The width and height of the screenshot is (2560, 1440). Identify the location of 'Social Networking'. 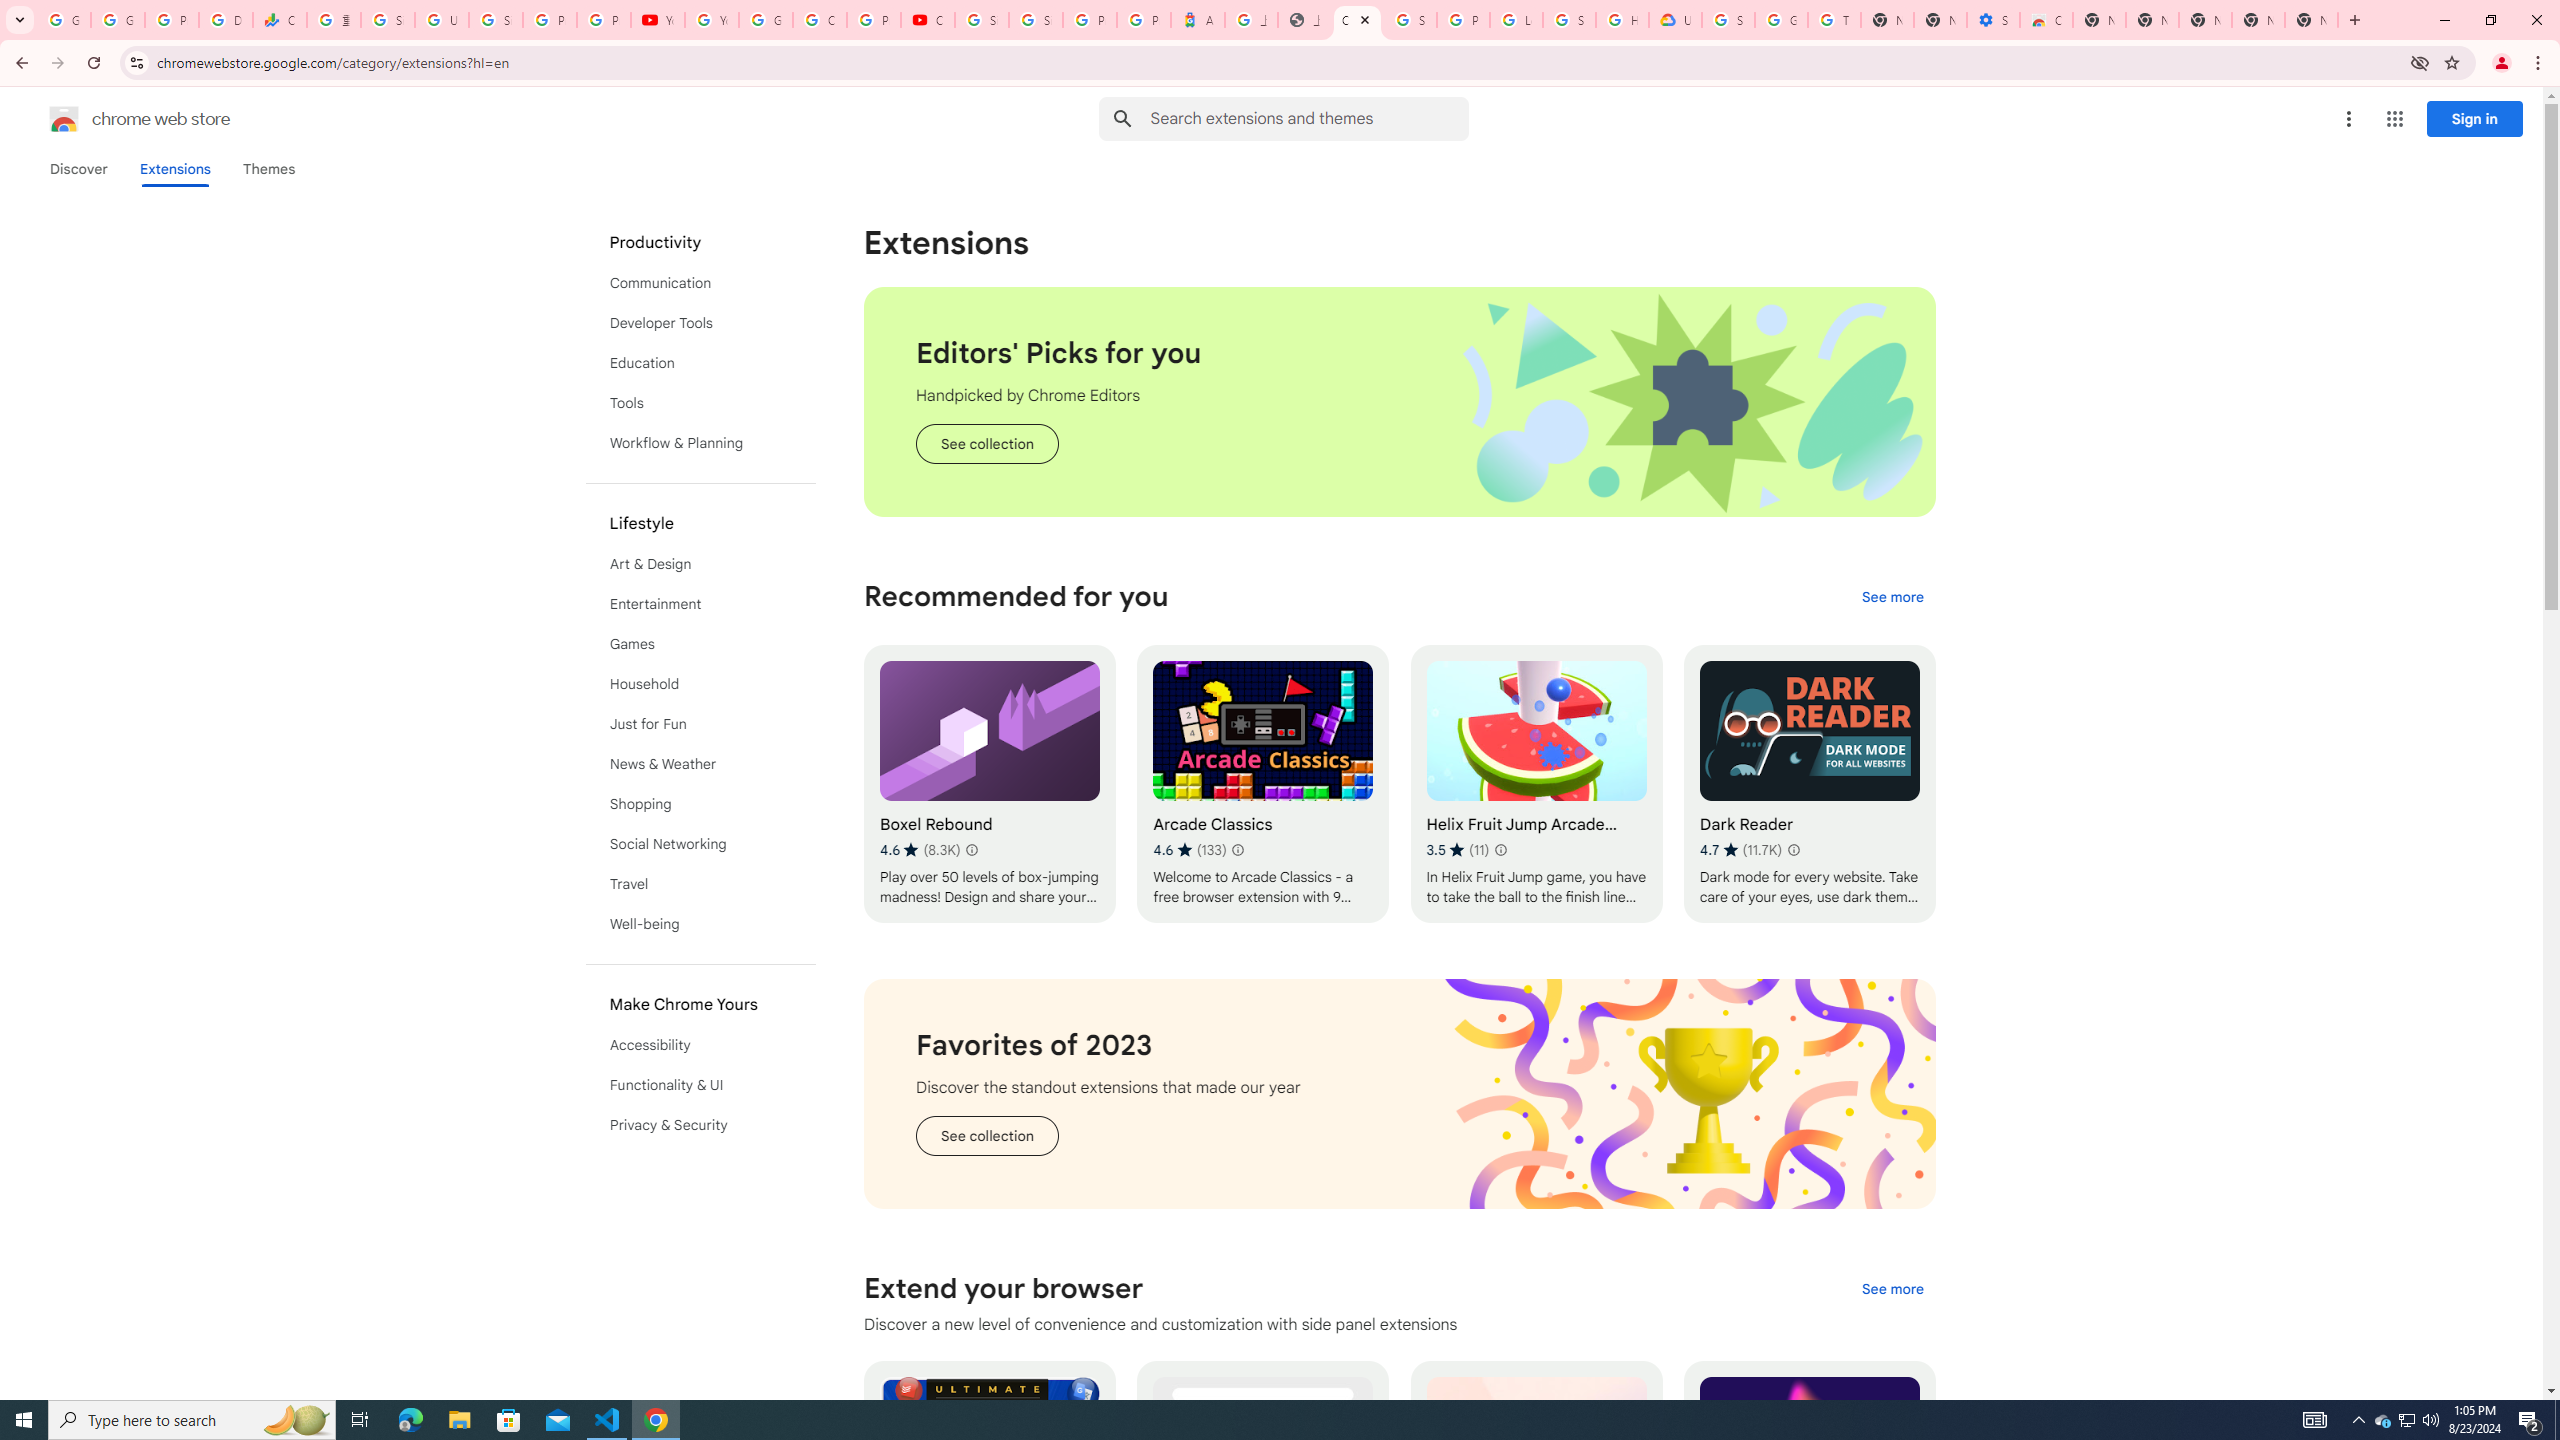
(701, 842).